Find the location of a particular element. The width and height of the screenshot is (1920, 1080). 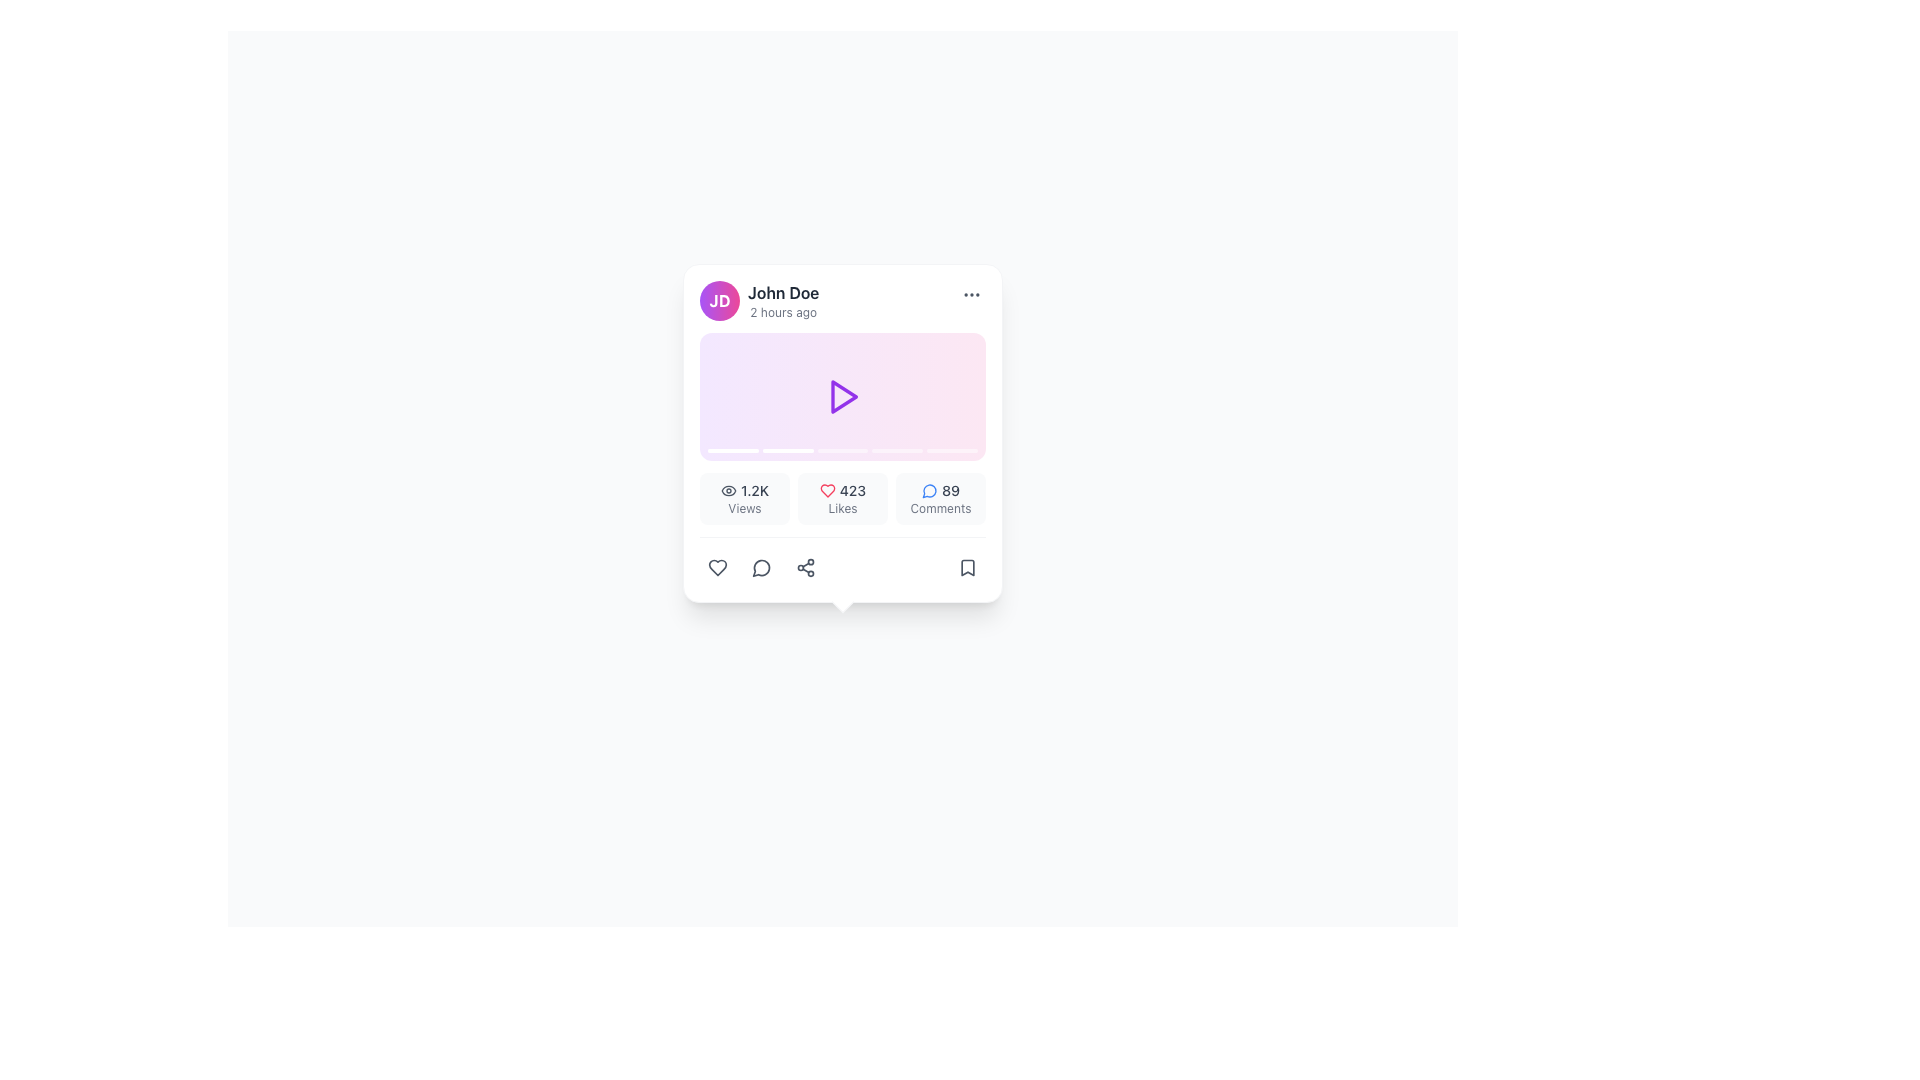

the Profile display element located in the upper-left corner of the card structure, which displays the user's avatar, name, and last activity timestamp is located at coordinates (758, 300).